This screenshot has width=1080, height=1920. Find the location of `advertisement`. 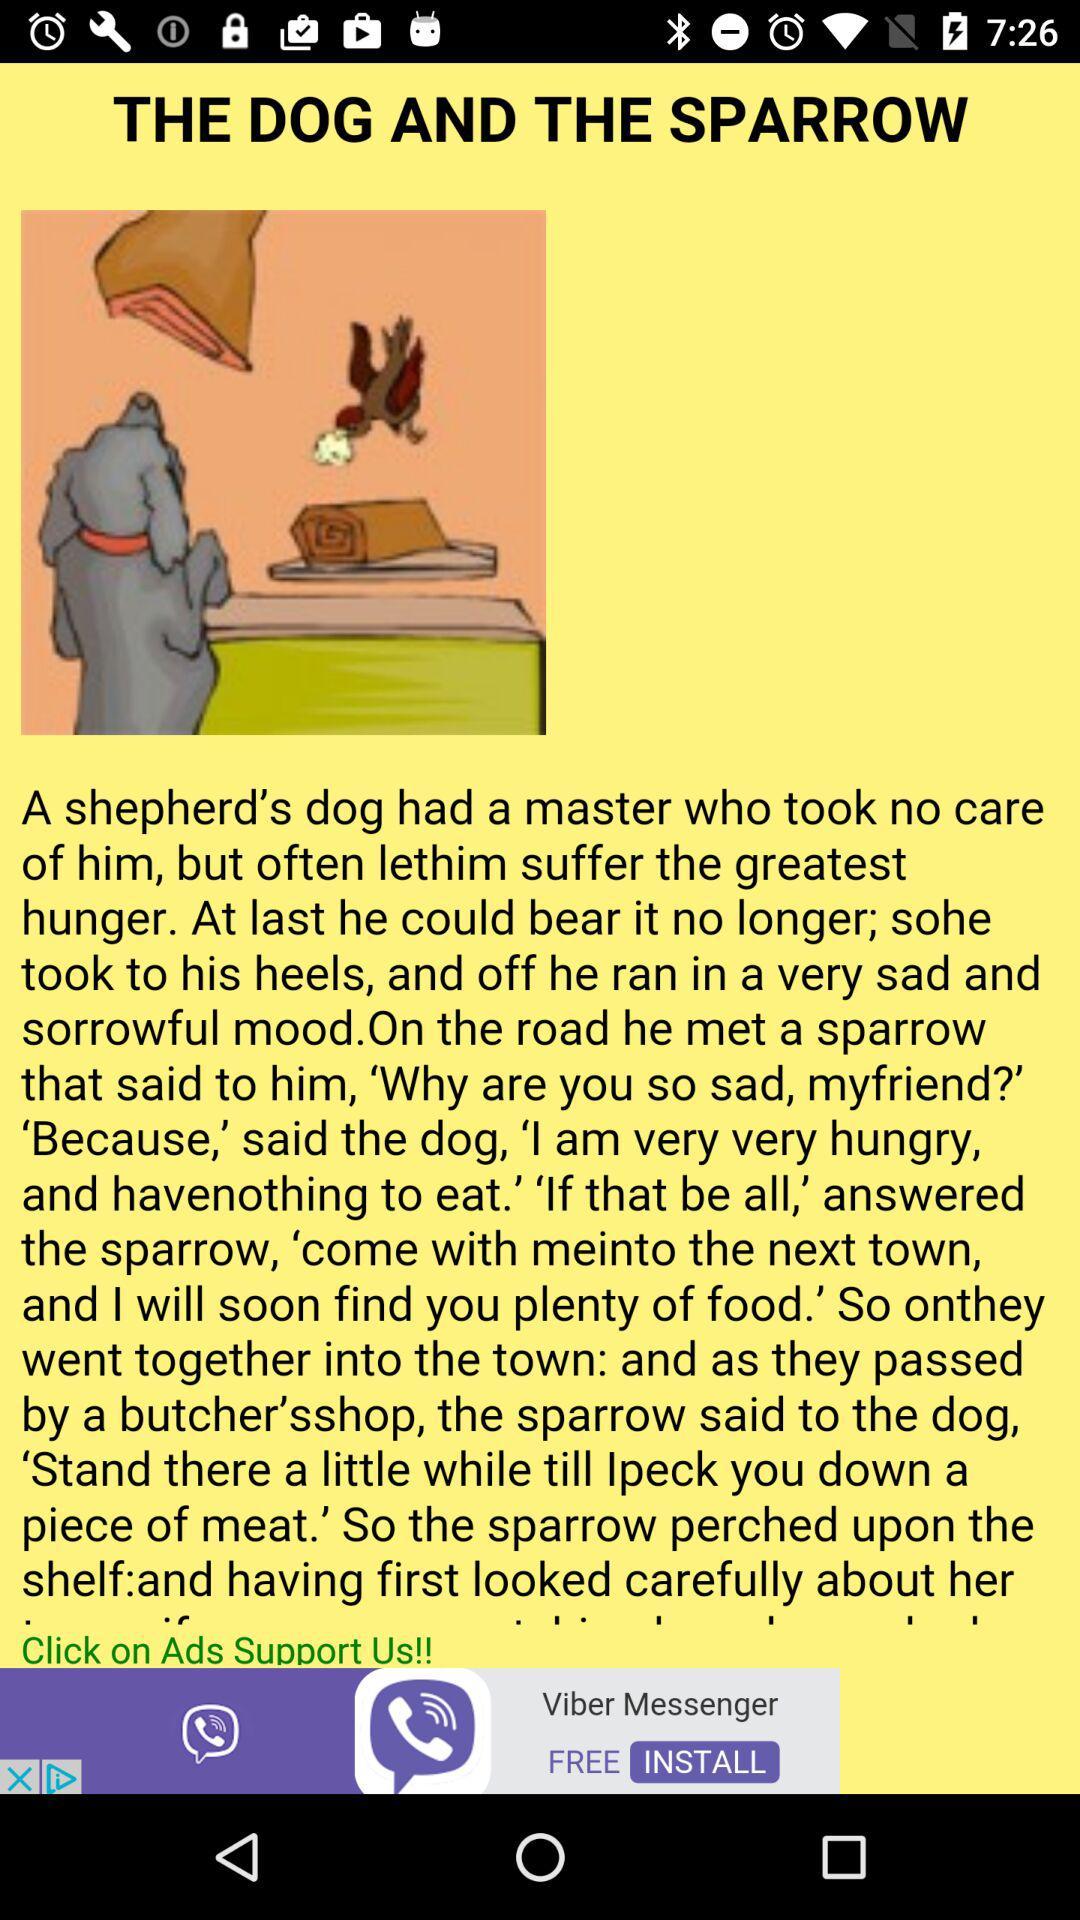

advertisement is located at coordinates (419, 1728).